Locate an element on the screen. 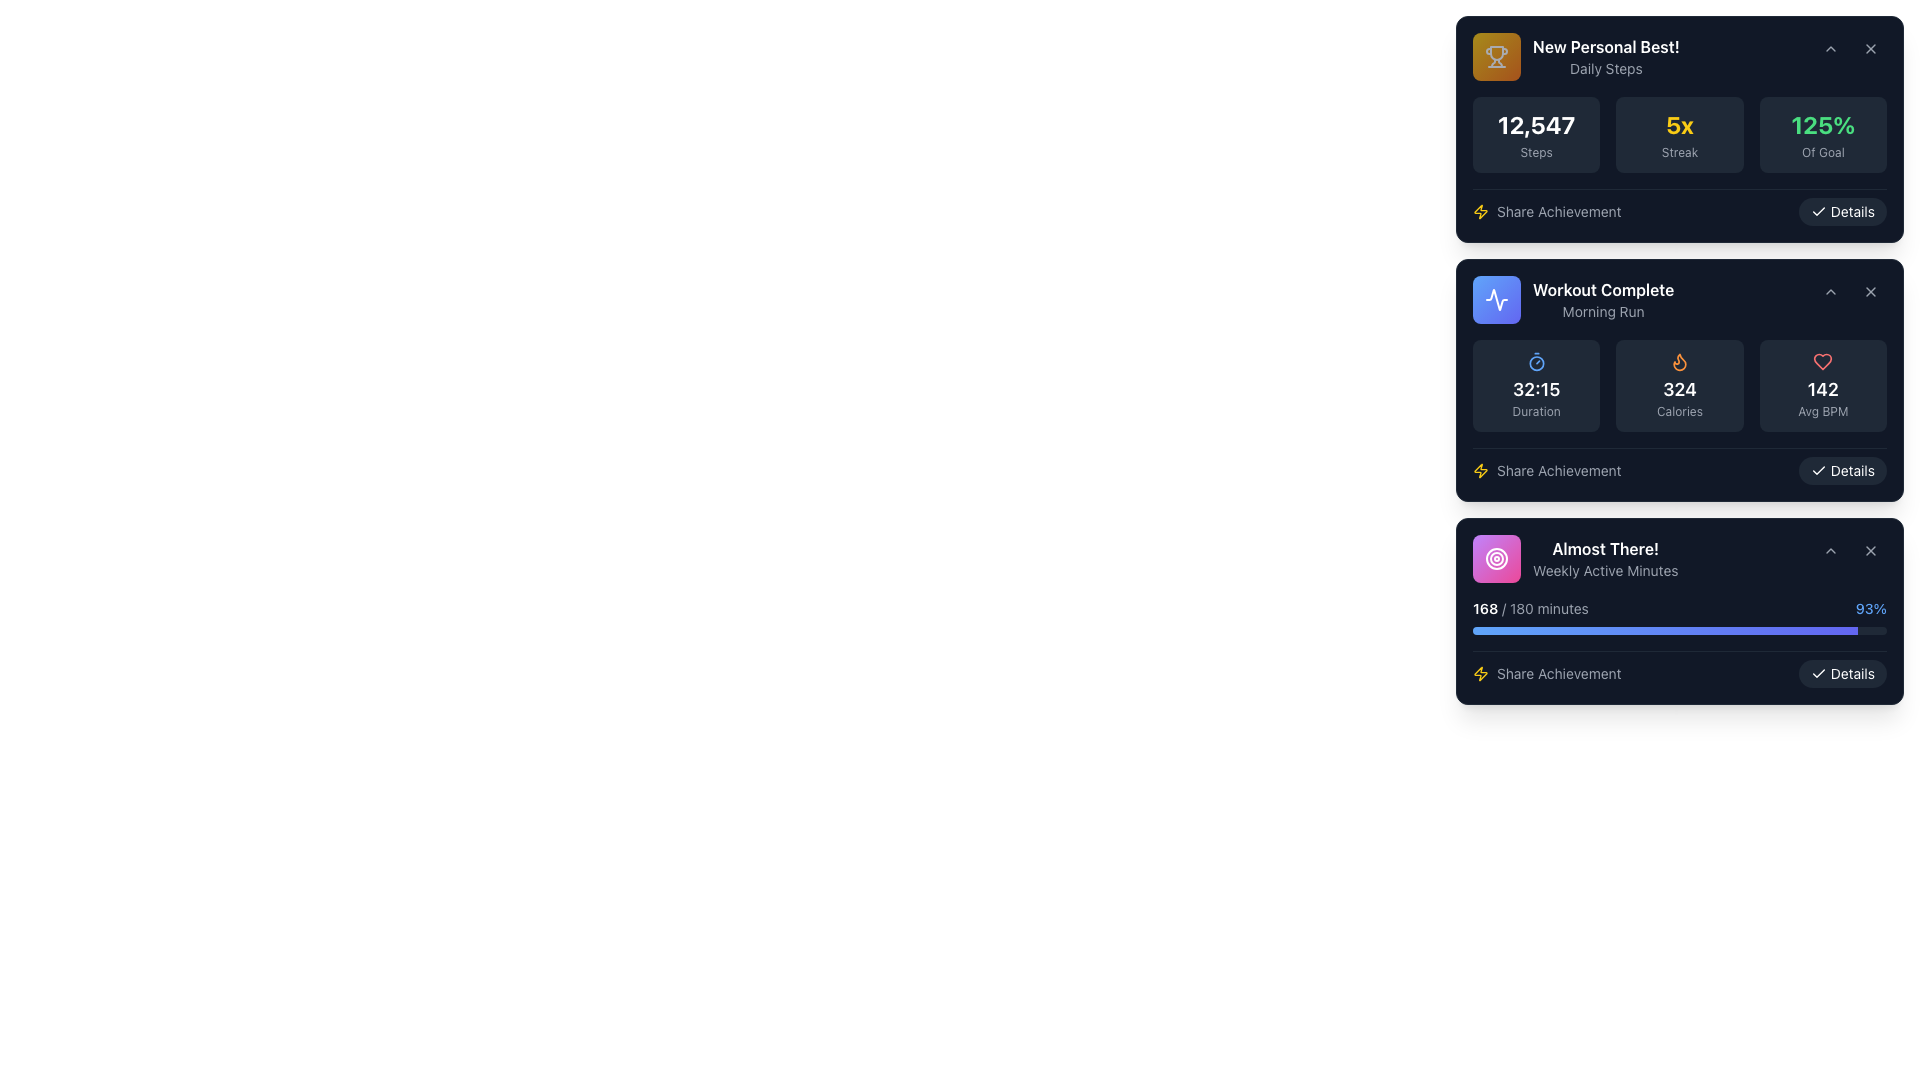  the text display that shows '168 / 180 minutes' in the bottom panel titled 'Almost There! Weekly Active Minutes' is located at coordinates (1485, 607).